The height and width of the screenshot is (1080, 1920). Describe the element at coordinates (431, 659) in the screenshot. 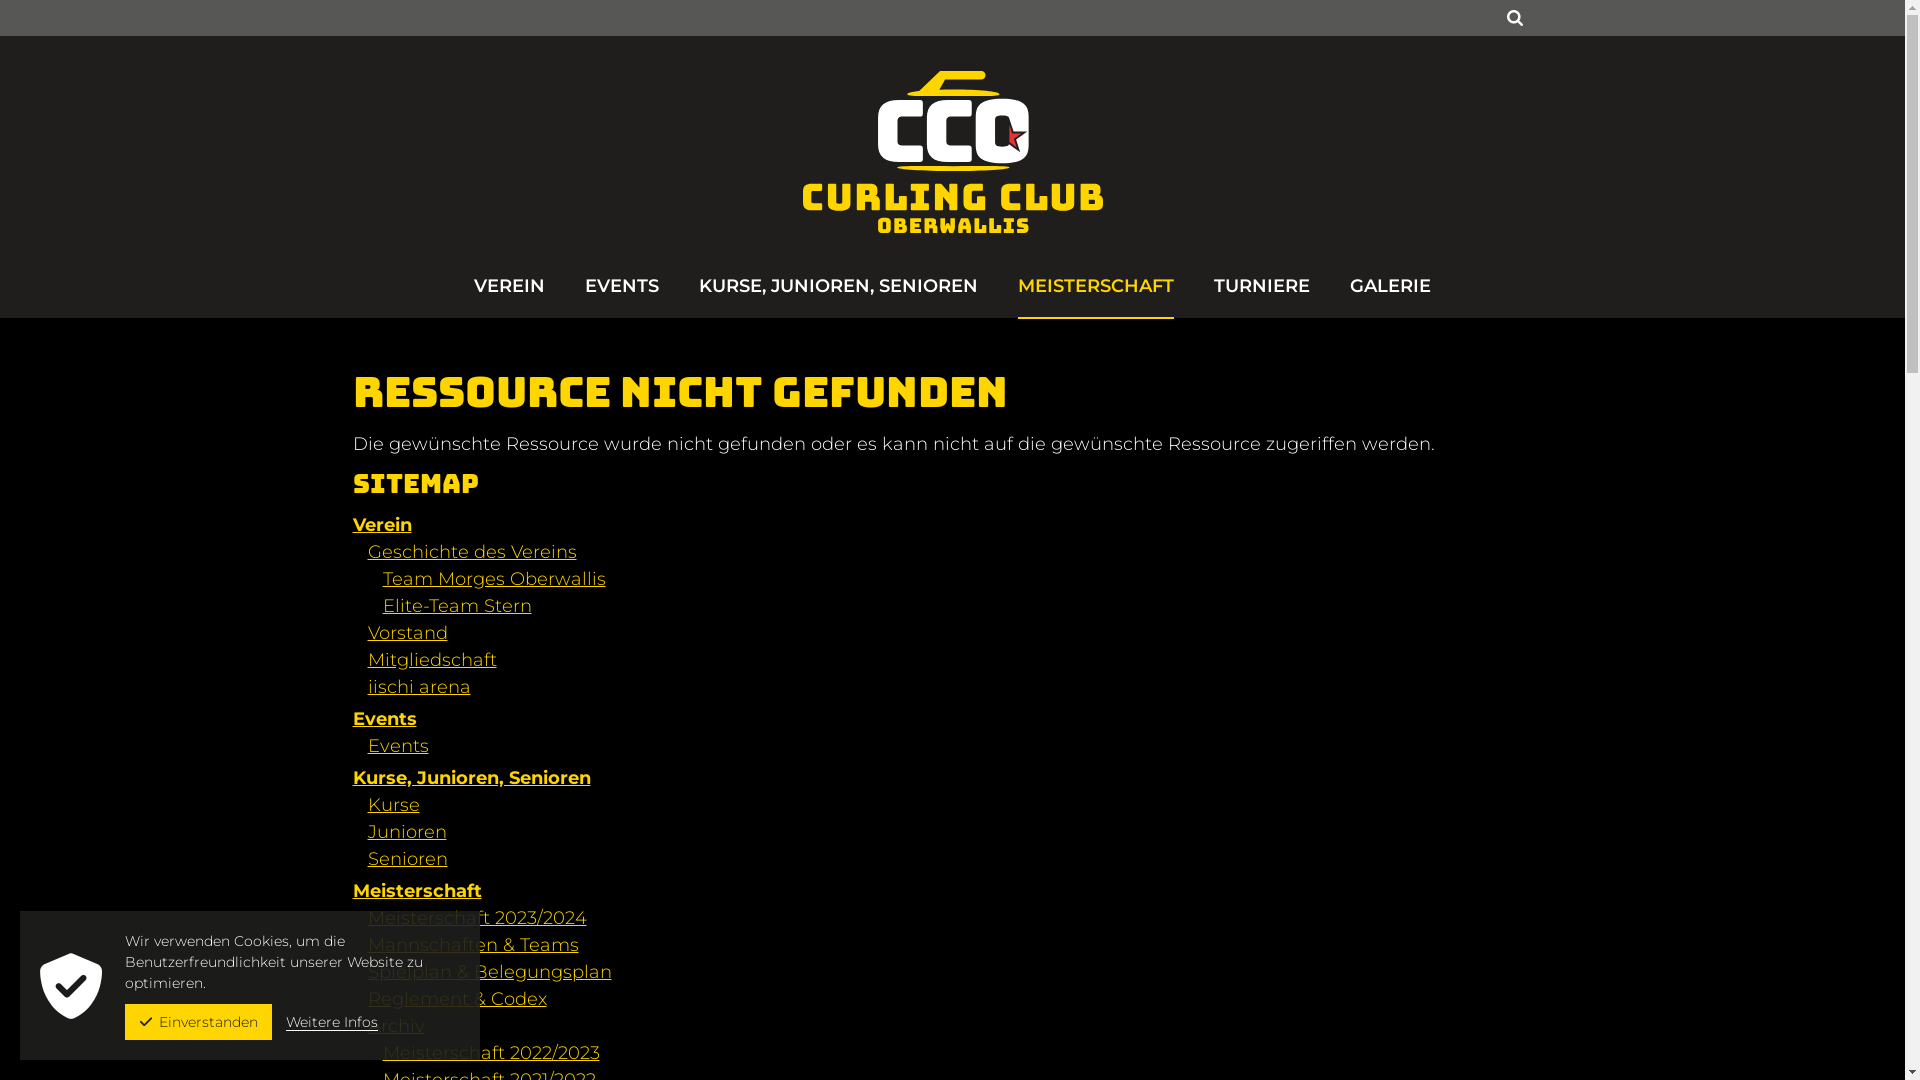

I see `'Mitgliedschaft'` at that location.